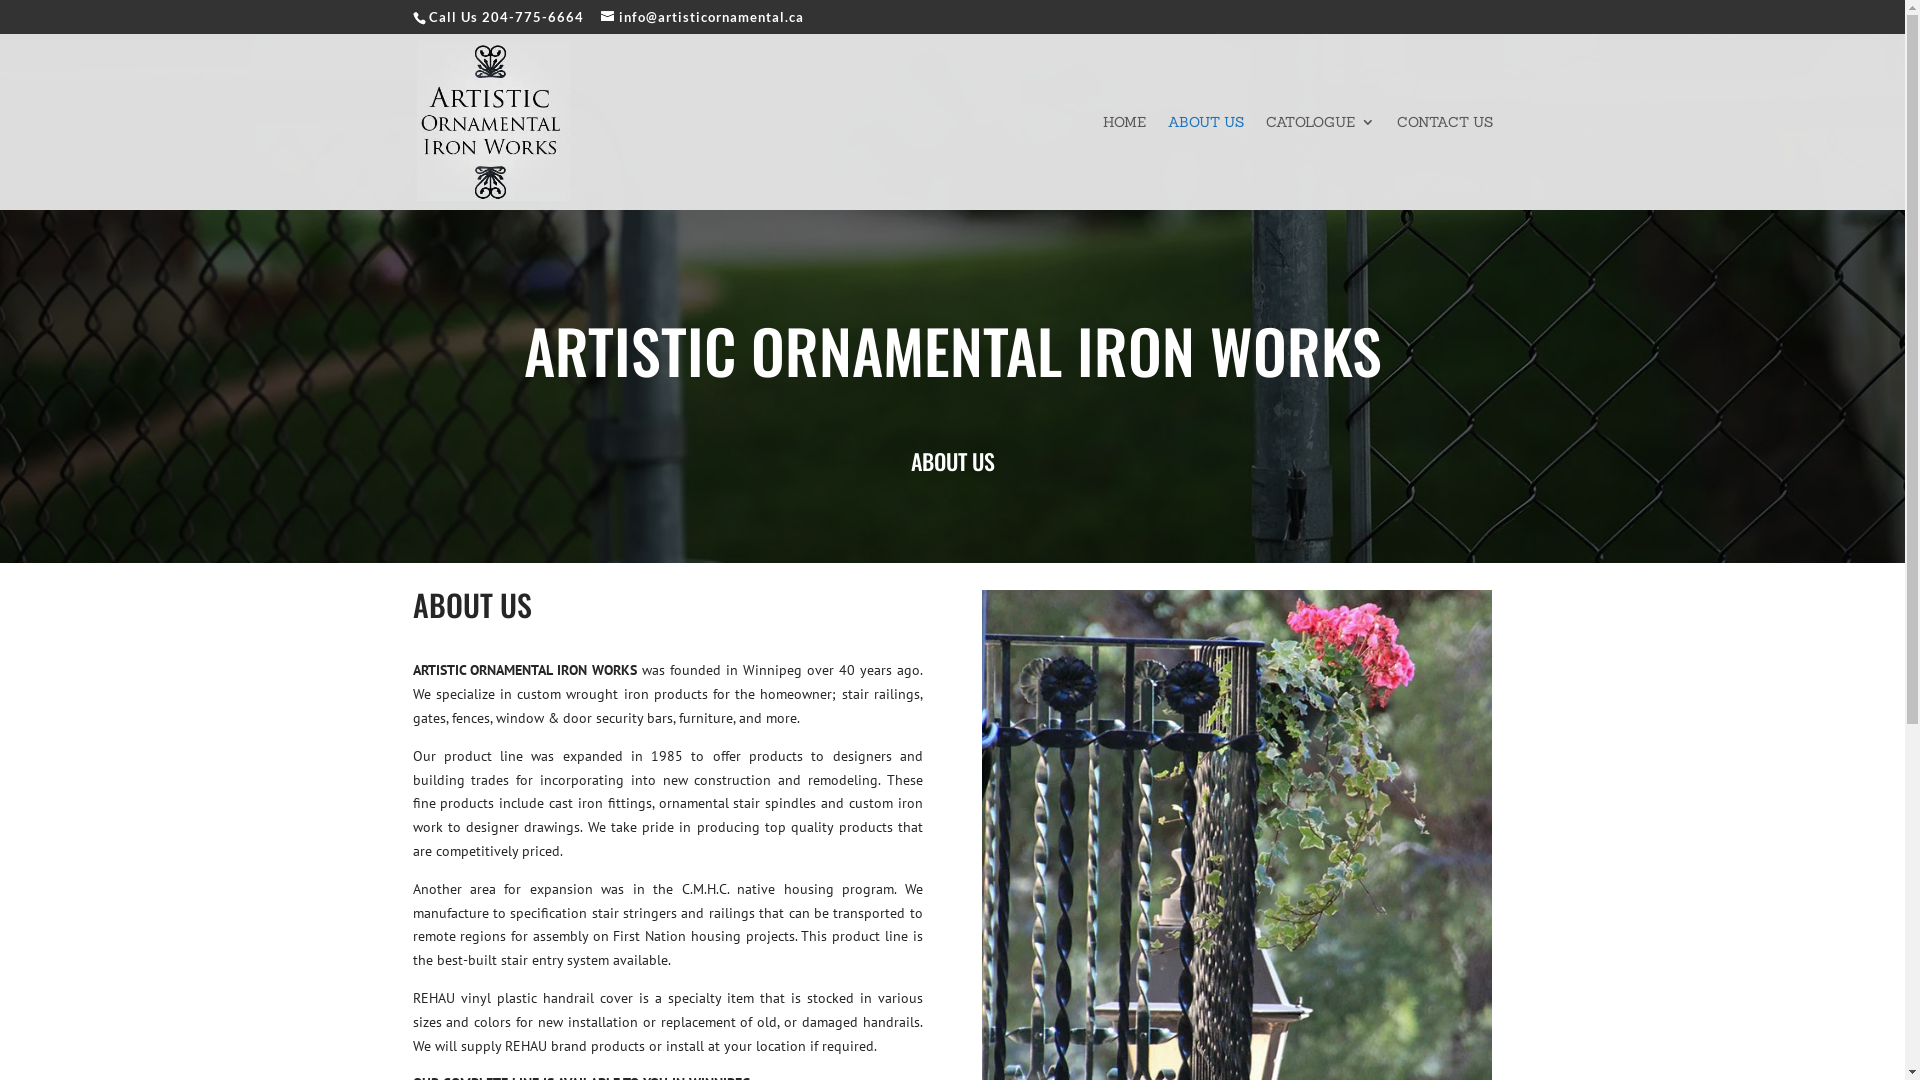 The width and height of the screenshot is (1920, 1080). I want to click on 'Call Us 204-775-6664', so click(505, 16).